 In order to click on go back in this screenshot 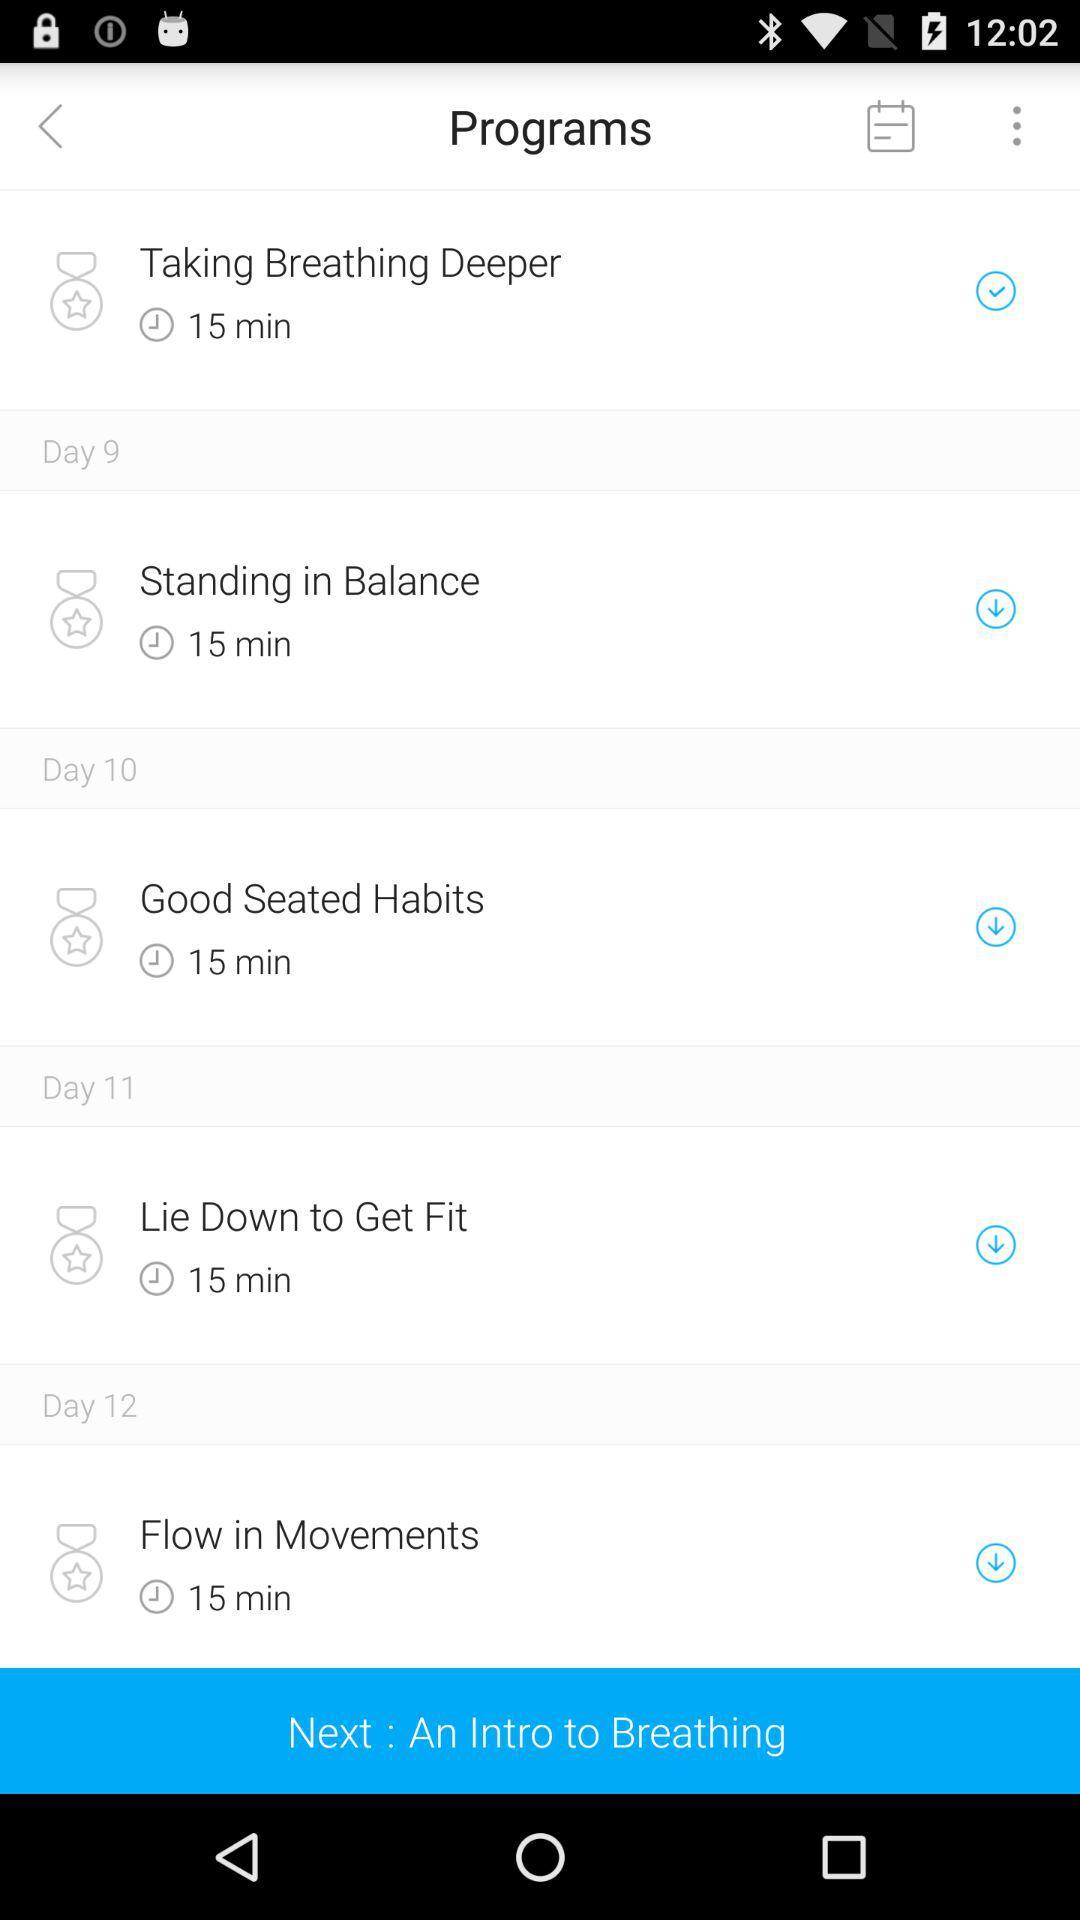, I will do `click(61, 124)`.